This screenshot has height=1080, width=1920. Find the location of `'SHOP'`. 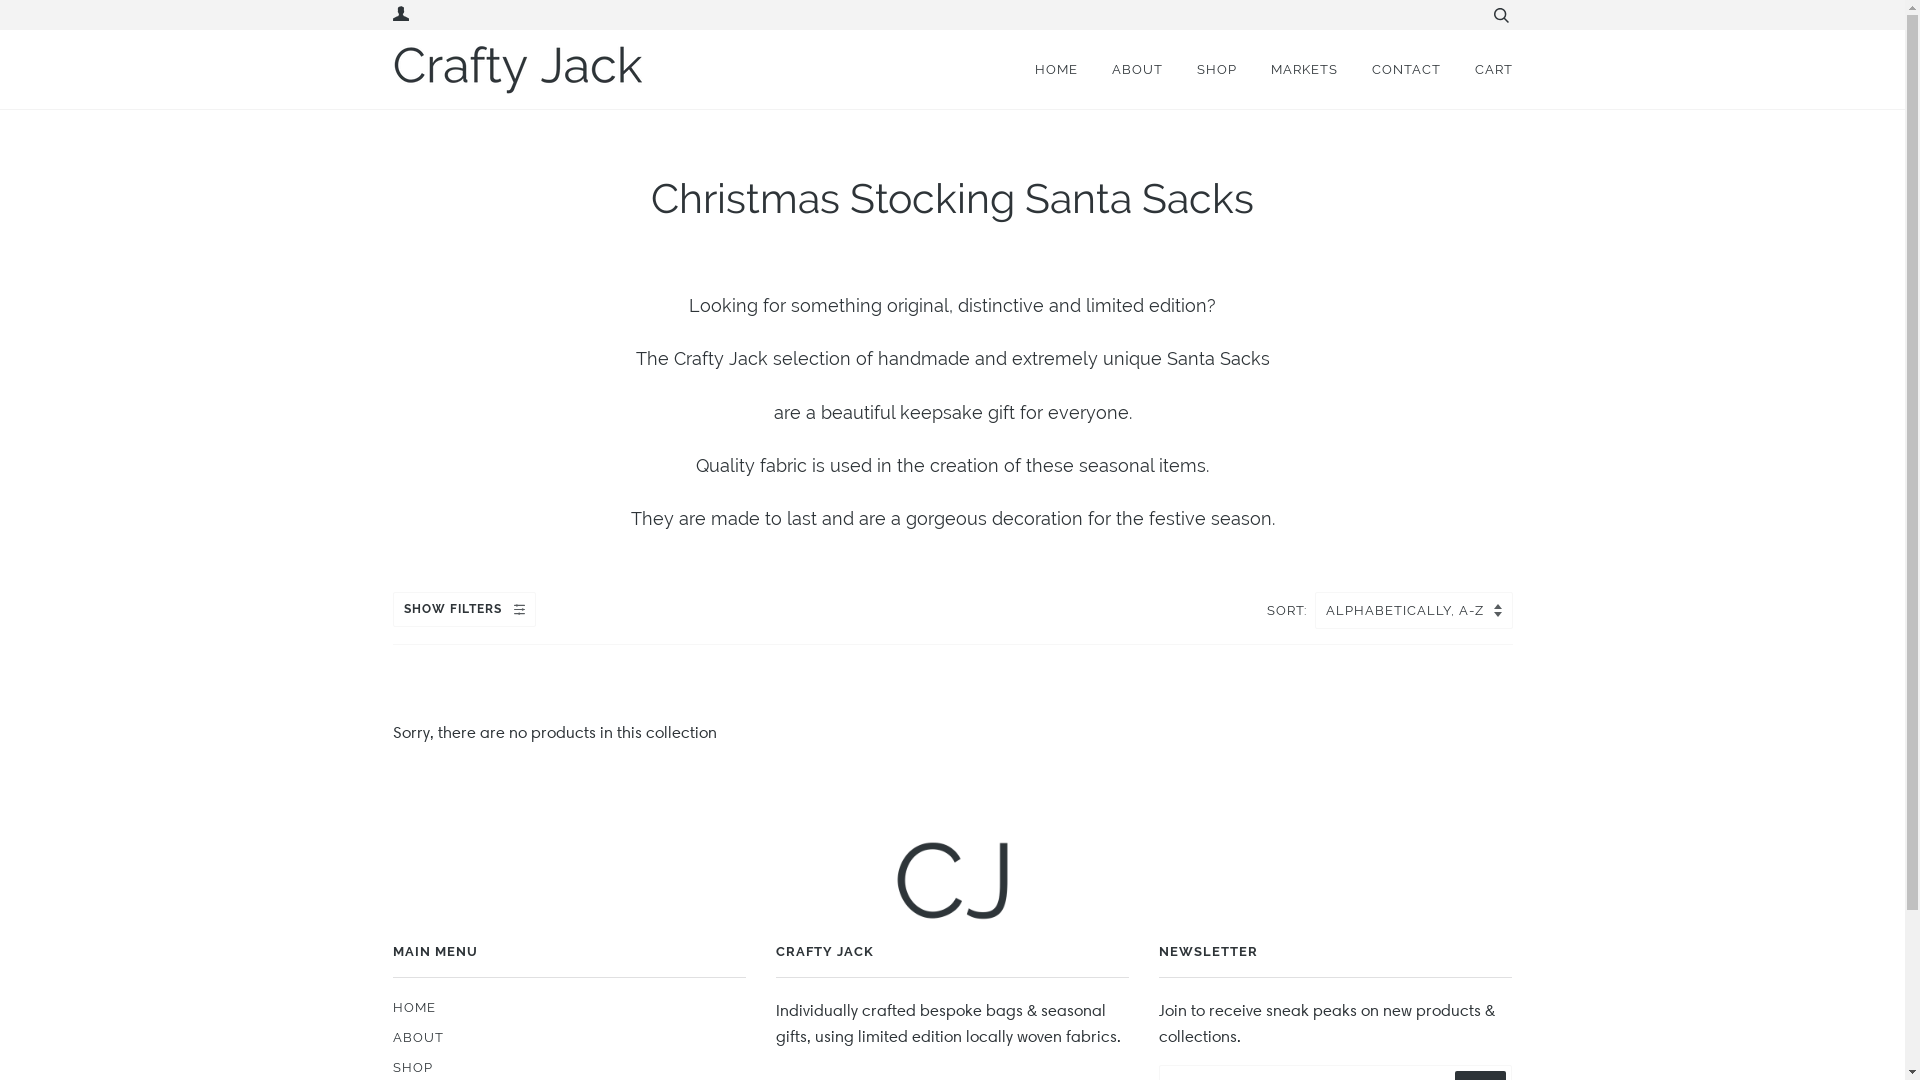

'SHOP' is located at coordinates (411, 1066).